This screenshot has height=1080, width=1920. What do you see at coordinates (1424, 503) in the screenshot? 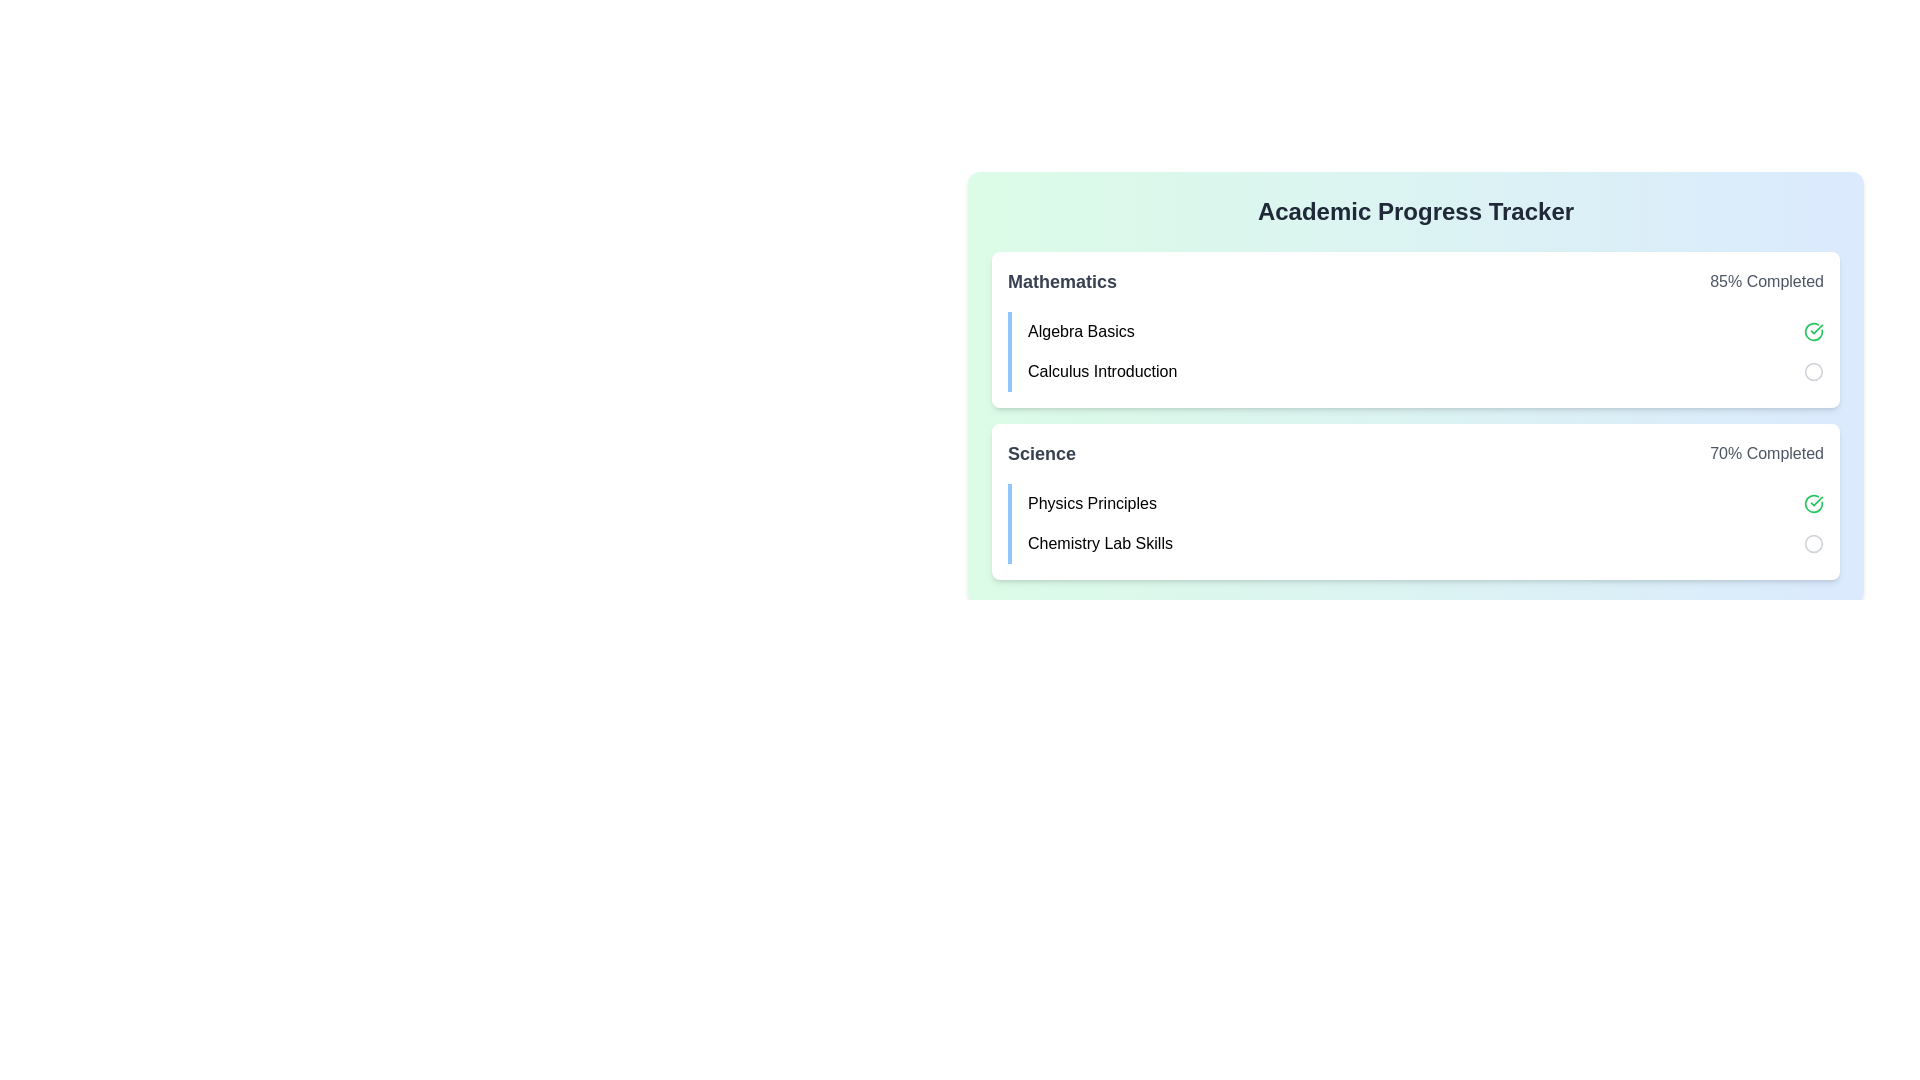
I see `the green checkmark of the 'Physics Principles' topic in the progress tracker to modify its status, indicating that the item is part of the 'Science' section and marked as complete` at bounding box center [1424, 503].